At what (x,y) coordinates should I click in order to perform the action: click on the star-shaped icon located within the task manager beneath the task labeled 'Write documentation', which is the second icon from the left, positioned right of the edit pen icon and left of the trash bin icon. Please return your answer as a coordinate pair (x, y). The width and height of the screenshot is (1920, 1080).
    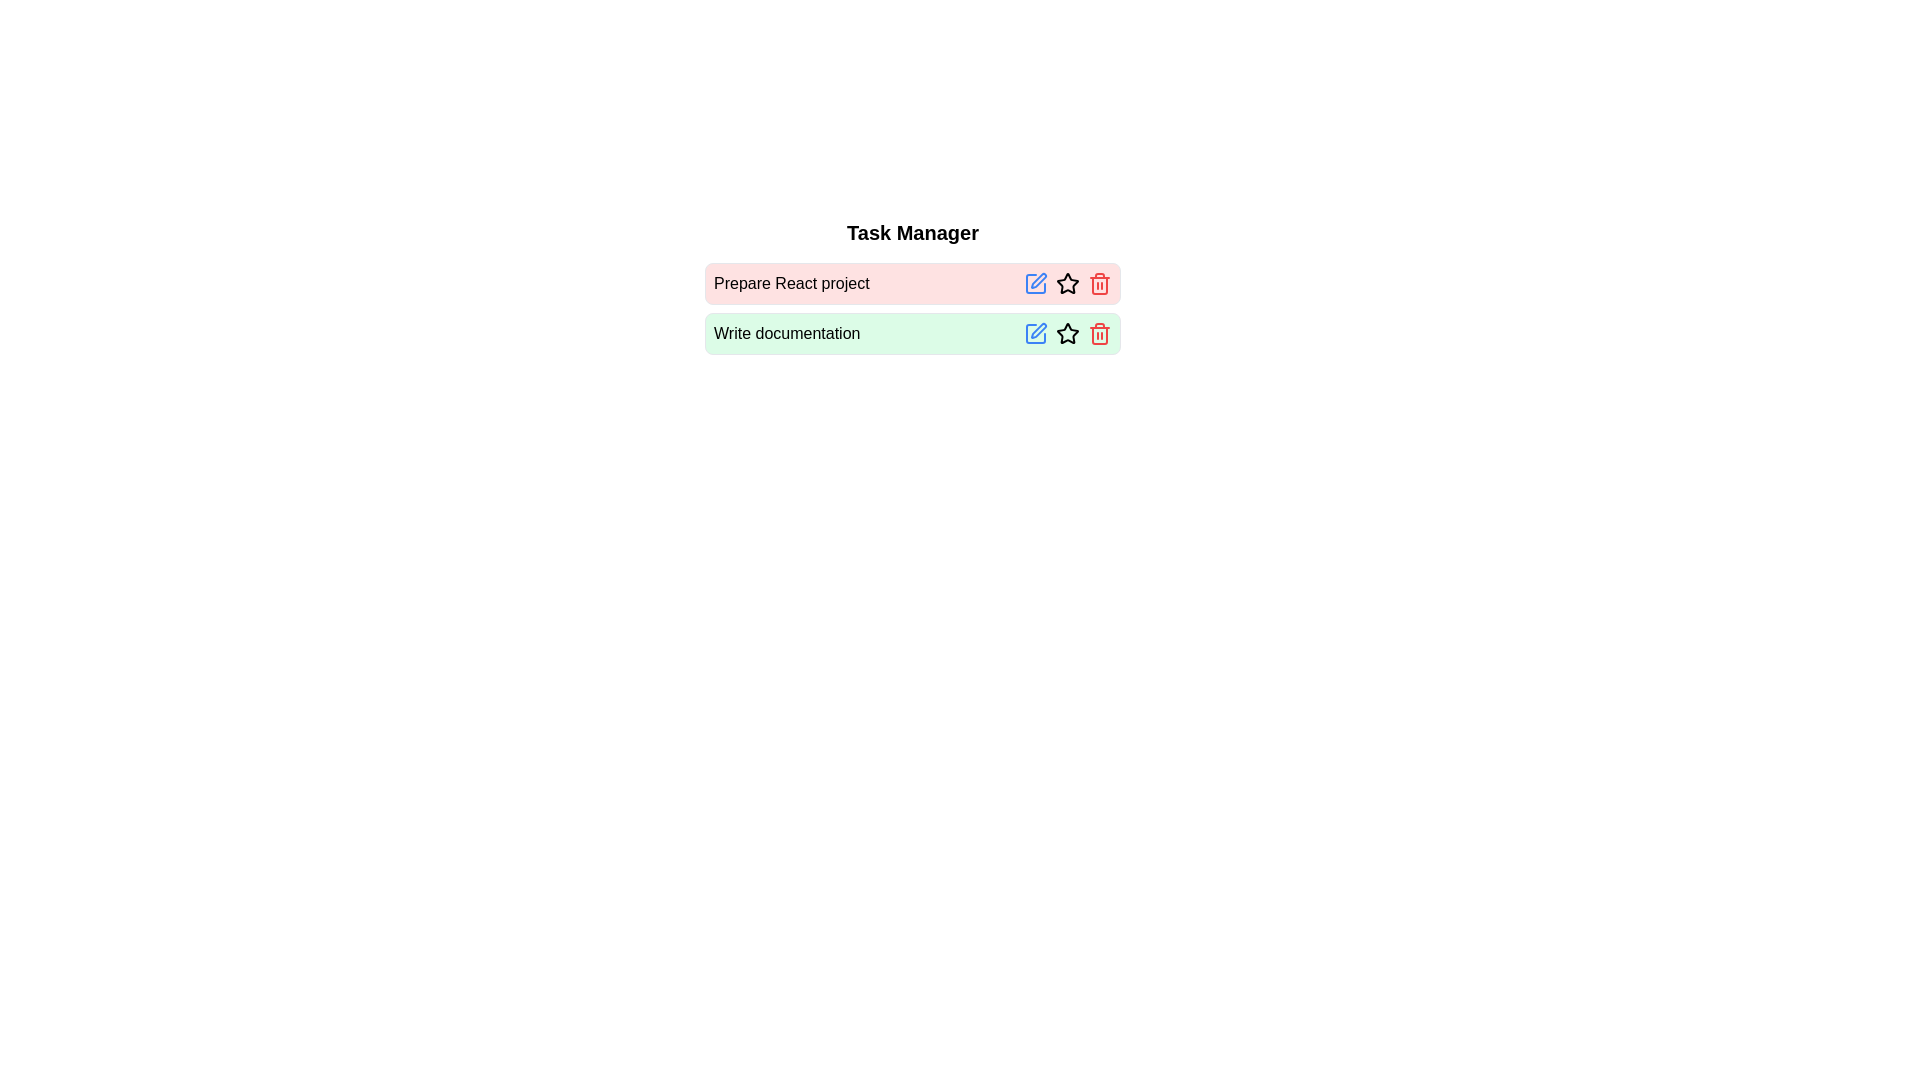
    Looking at the image, I should click on (1067, 333).